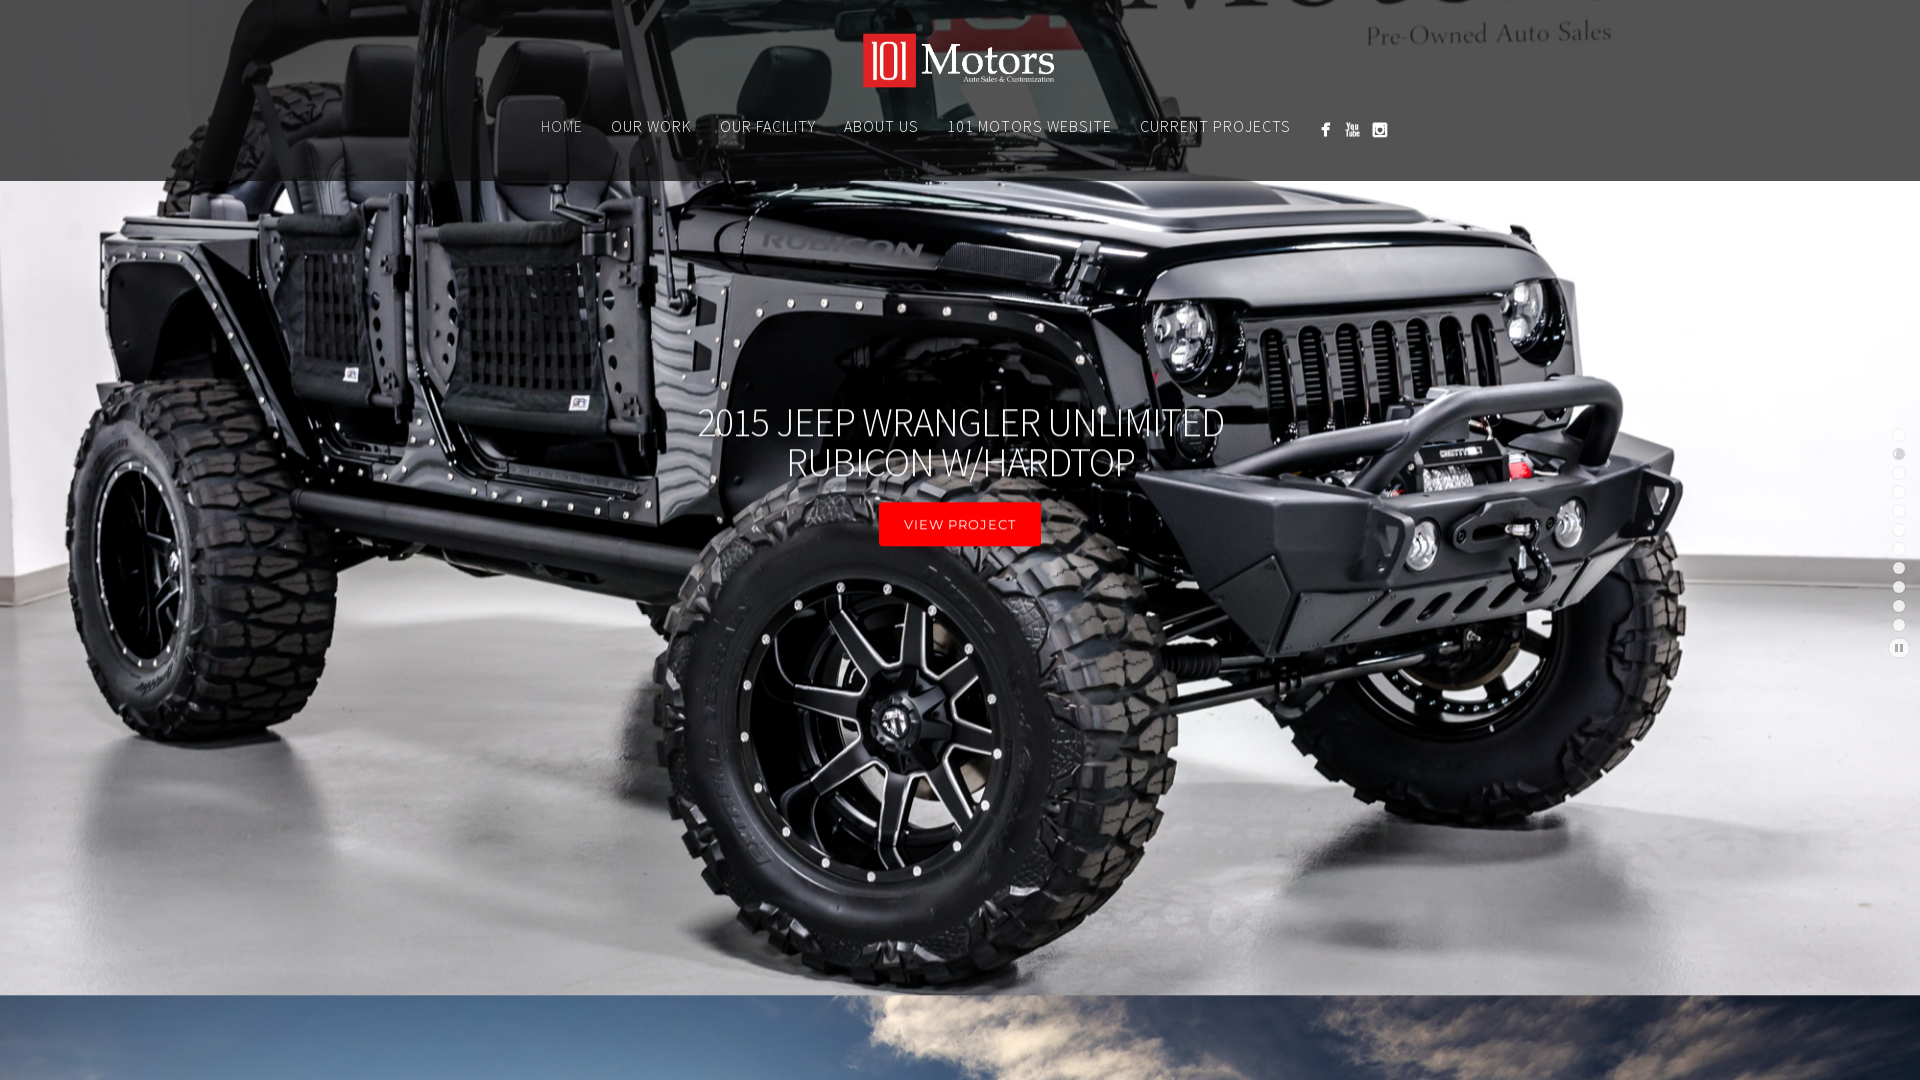  I want to click on 'Facebook', so click(1311, 129).